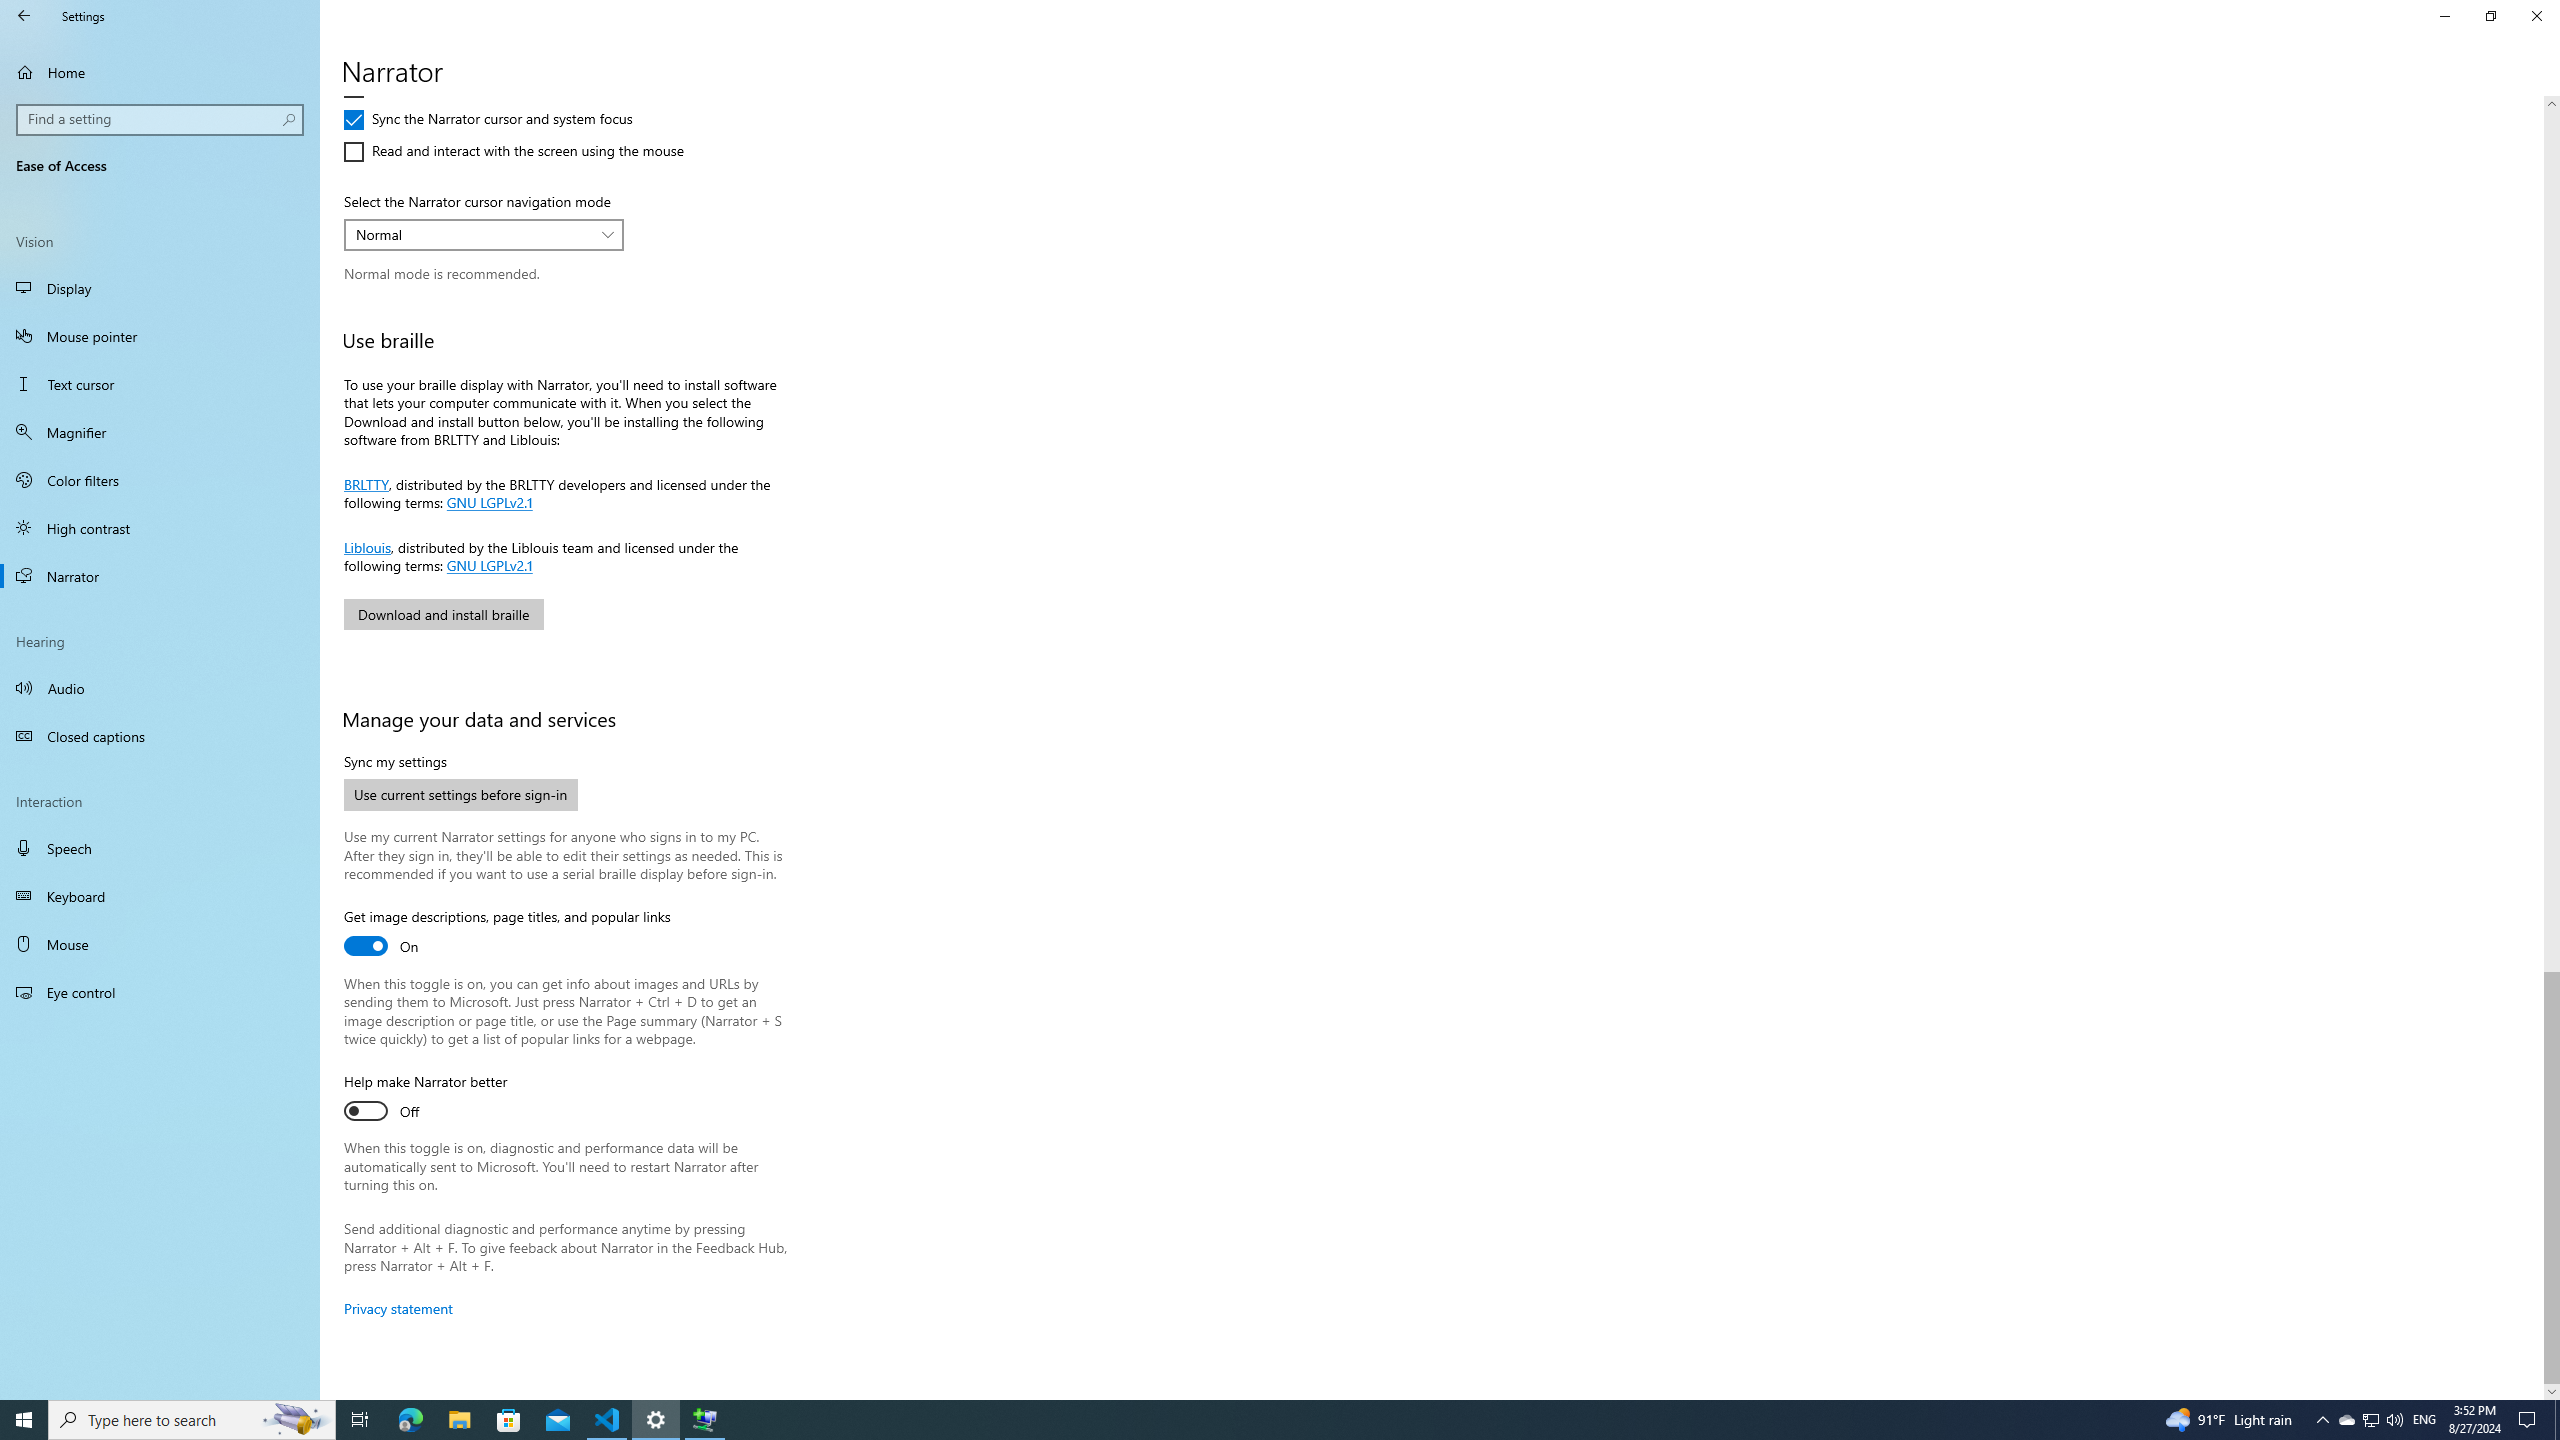  What do you see at coordinates (486, 564) in the screenshot?
I see `'GNU LGPLv2.1'` at bounding box center [486, 564].